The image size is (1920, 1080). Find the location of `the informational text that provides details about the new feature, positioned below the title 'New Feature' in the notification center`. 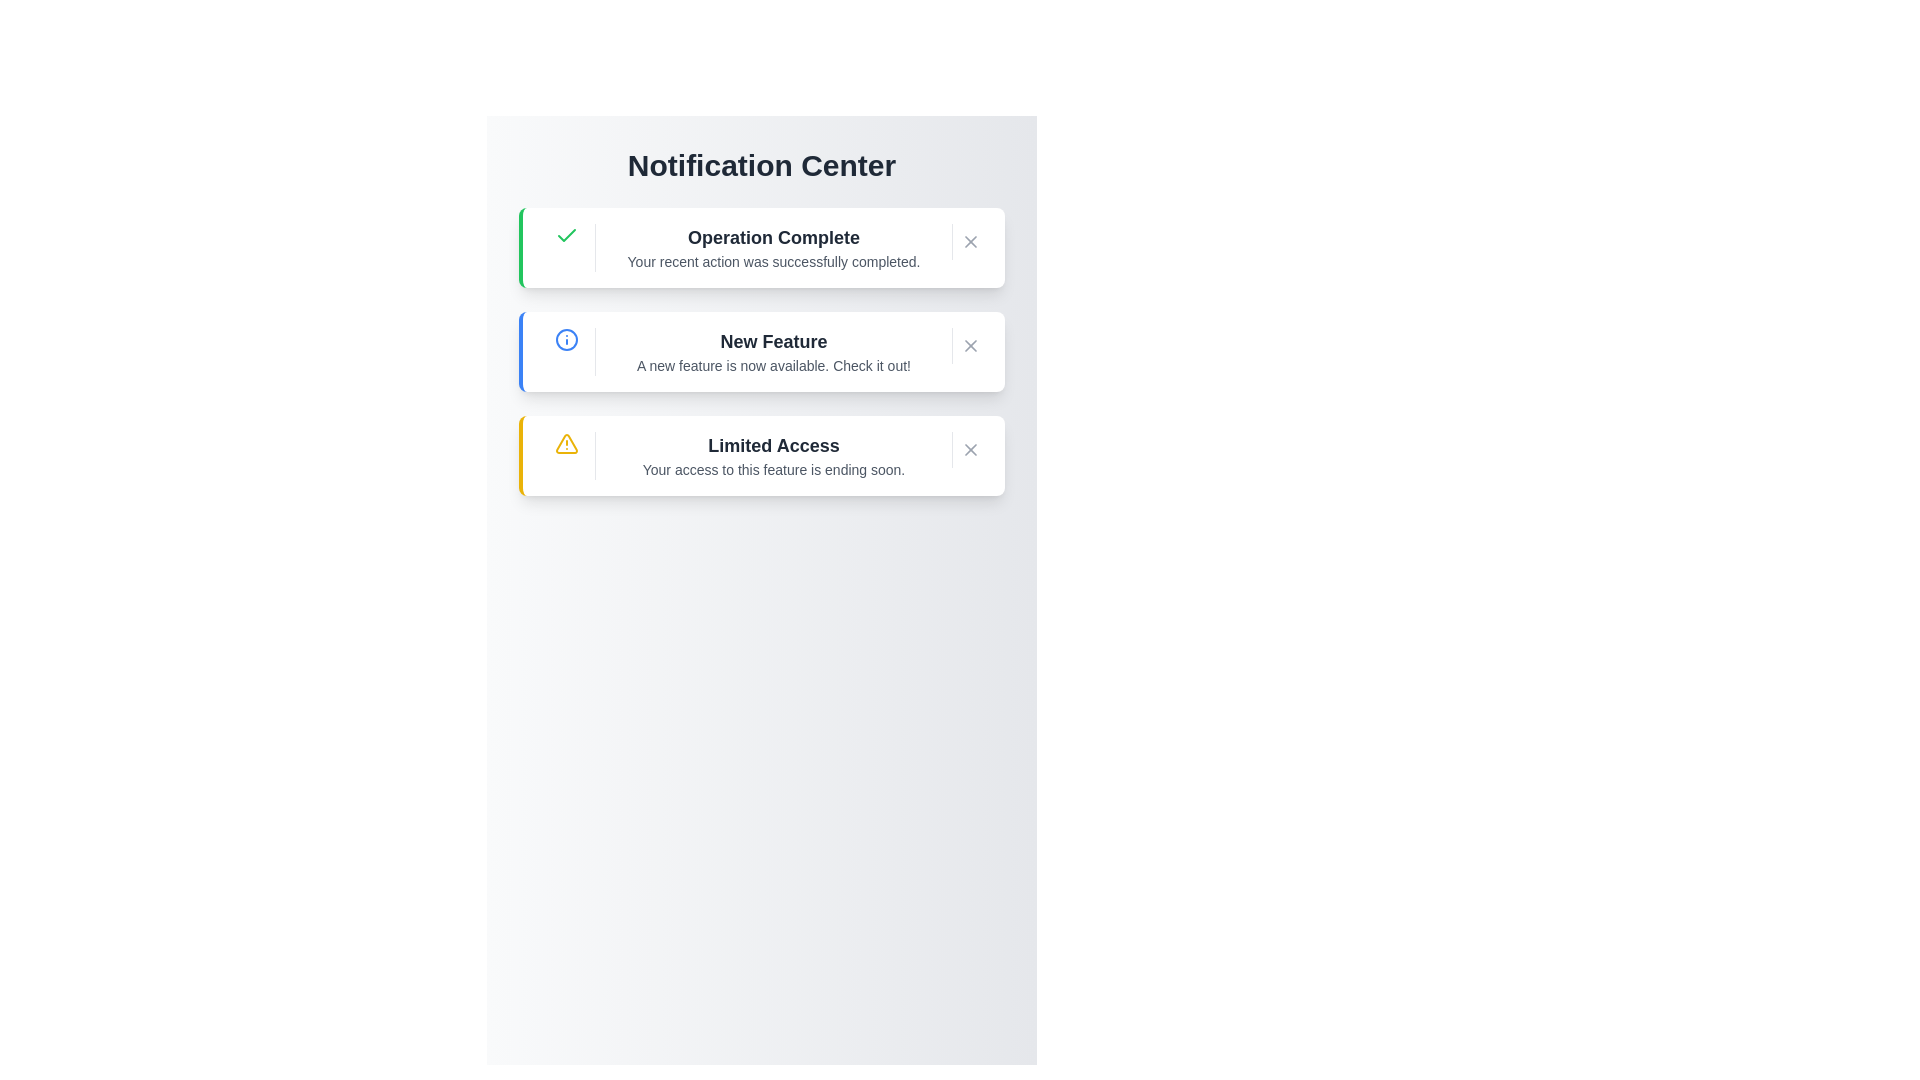

the informational text that provides details about the new feature, positioned below the title 'New Feature' in the notification center is located at coordinates (772, 366).